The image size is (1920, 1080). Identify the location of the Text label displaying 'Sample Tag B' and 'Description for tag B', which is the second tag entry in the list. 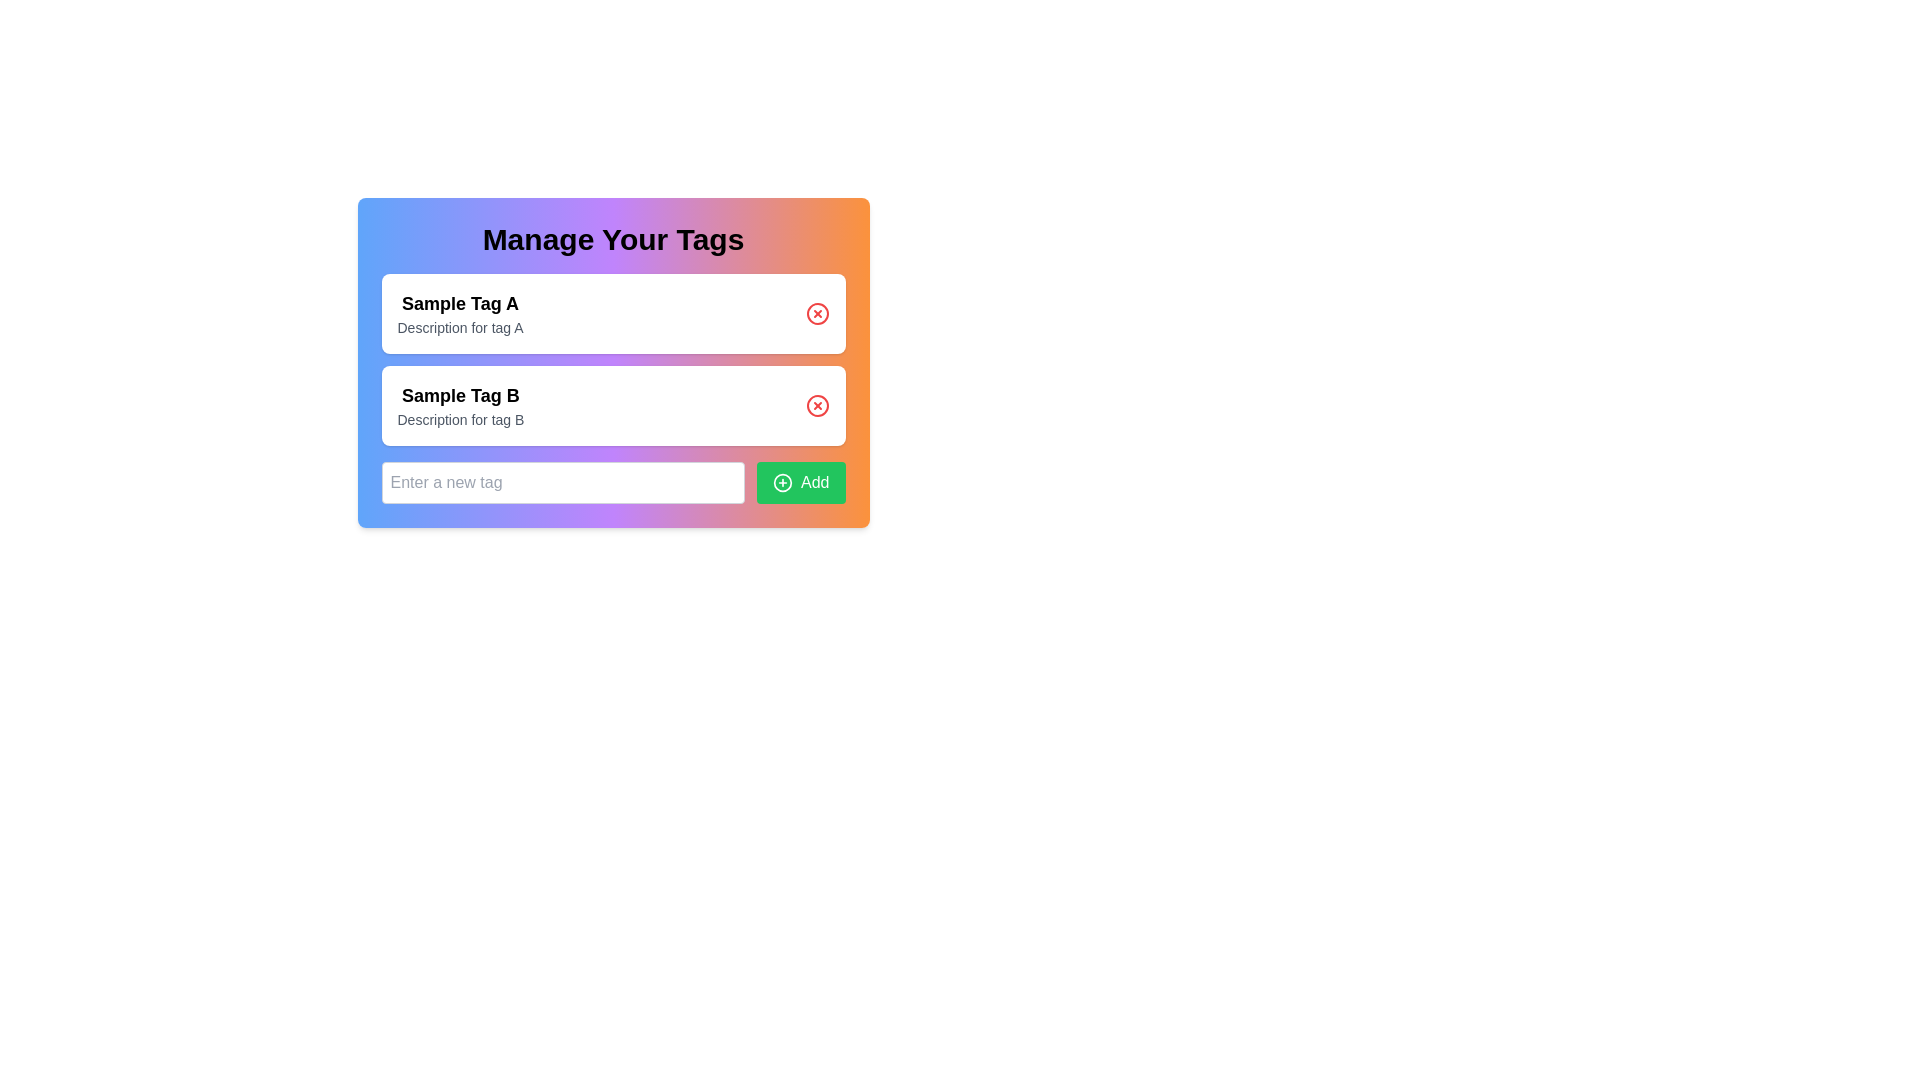
(459, 405).